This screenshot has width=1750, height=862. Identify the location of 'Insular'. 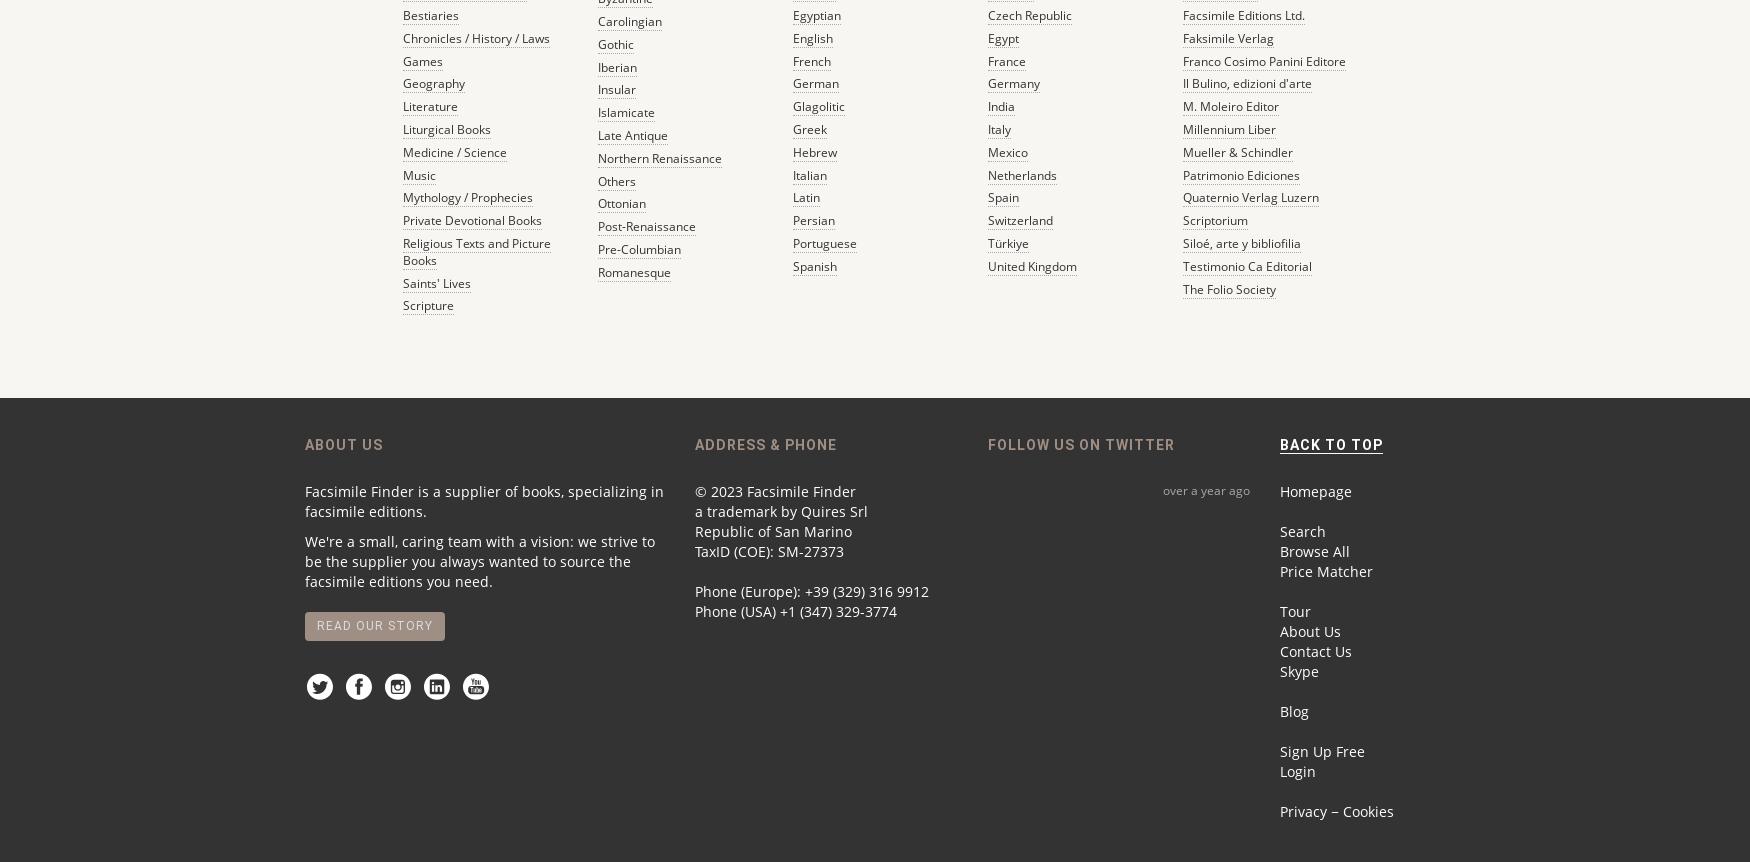
(596, 88).